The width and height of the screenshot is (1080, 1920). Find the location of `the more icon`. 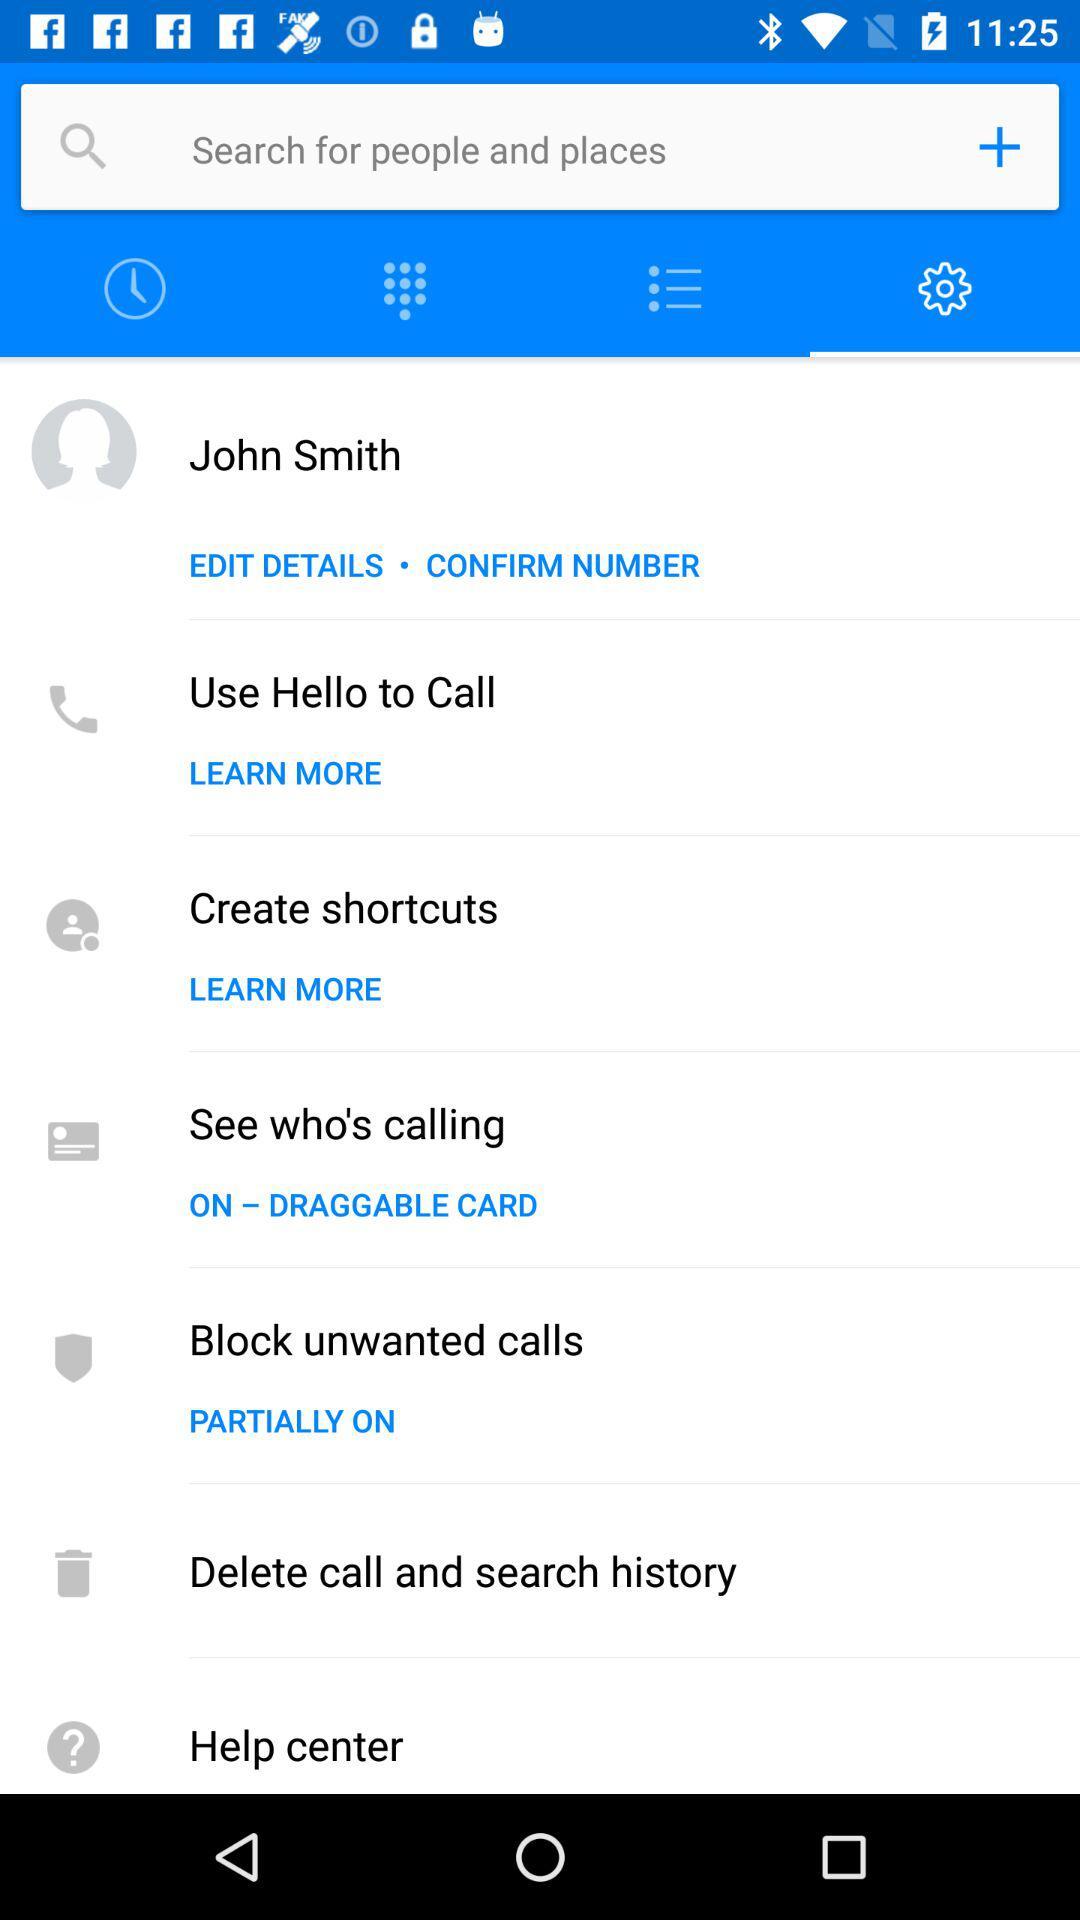

the more icon is located at coordinates (405, 288).